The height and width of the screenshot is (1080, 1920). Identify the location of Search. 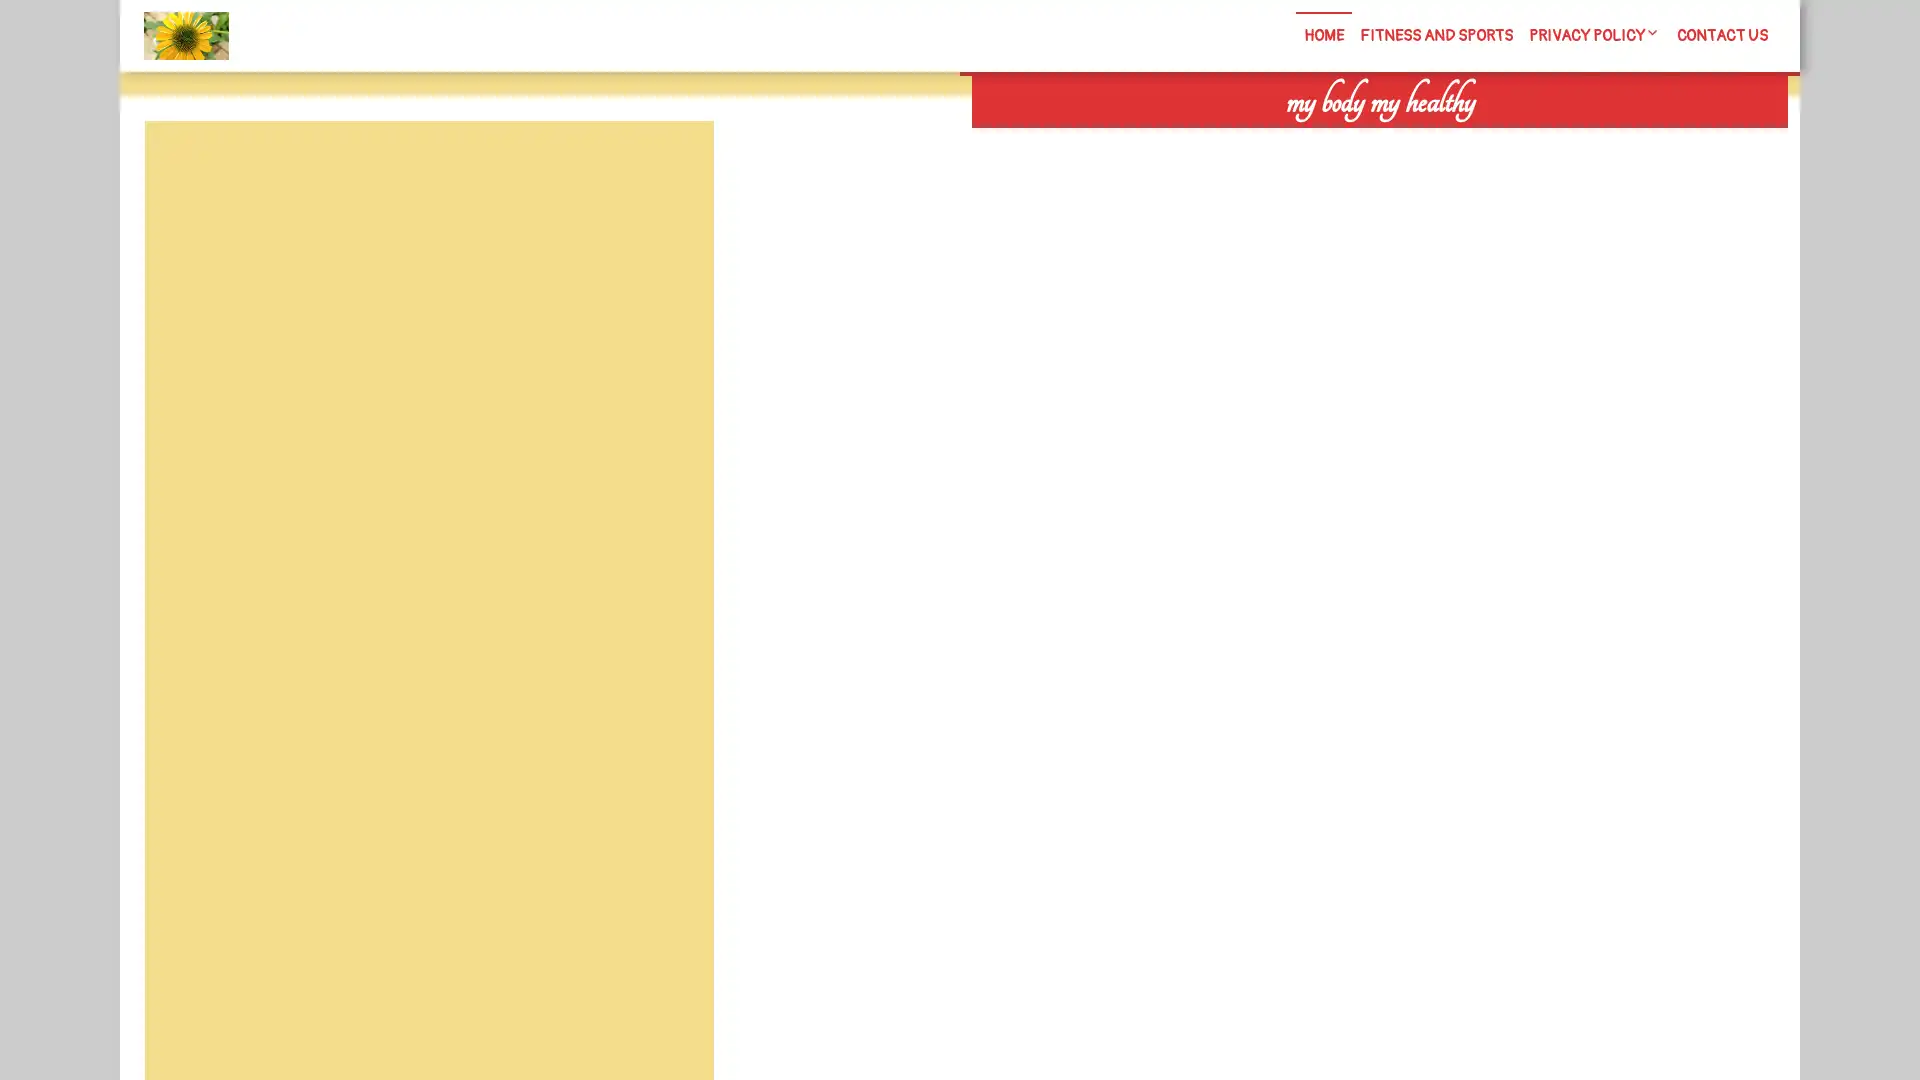
(1557, 140).